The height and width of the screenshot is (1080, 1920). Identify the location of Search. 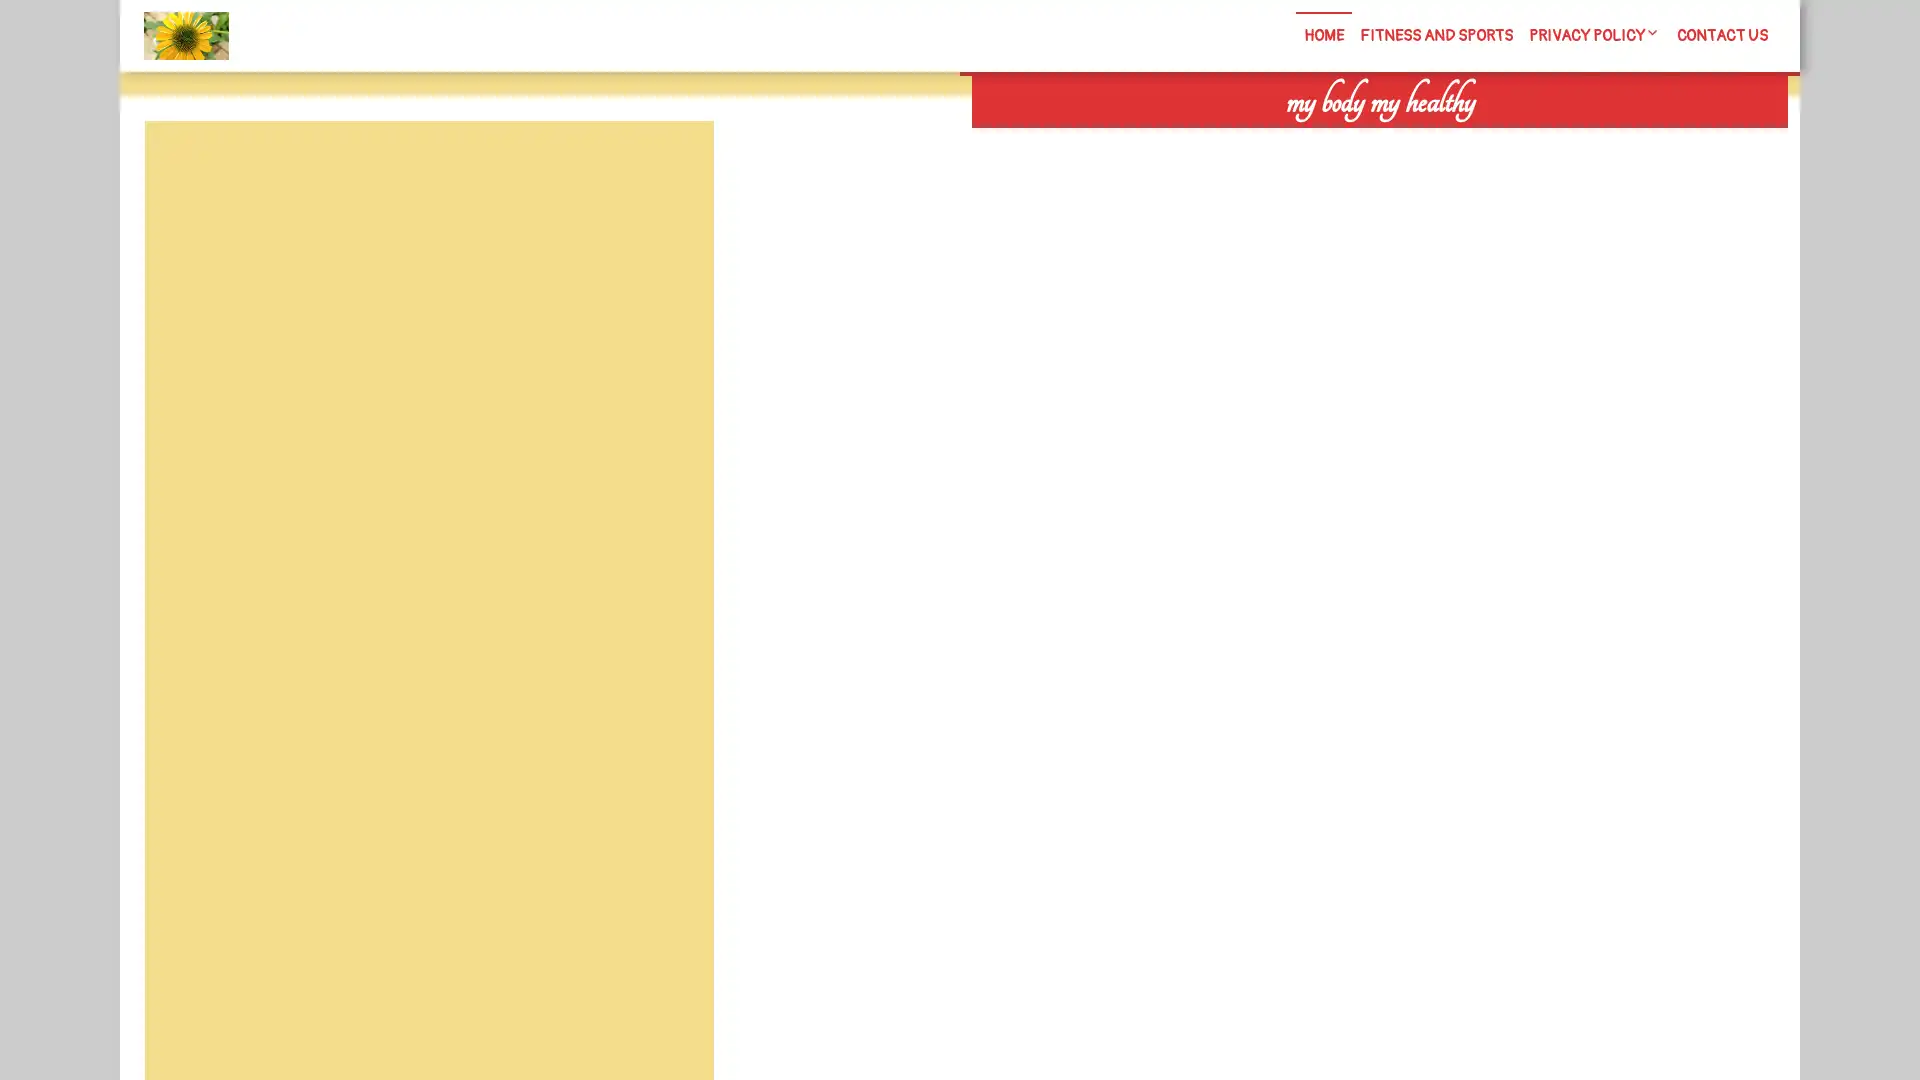
(1557, 140).